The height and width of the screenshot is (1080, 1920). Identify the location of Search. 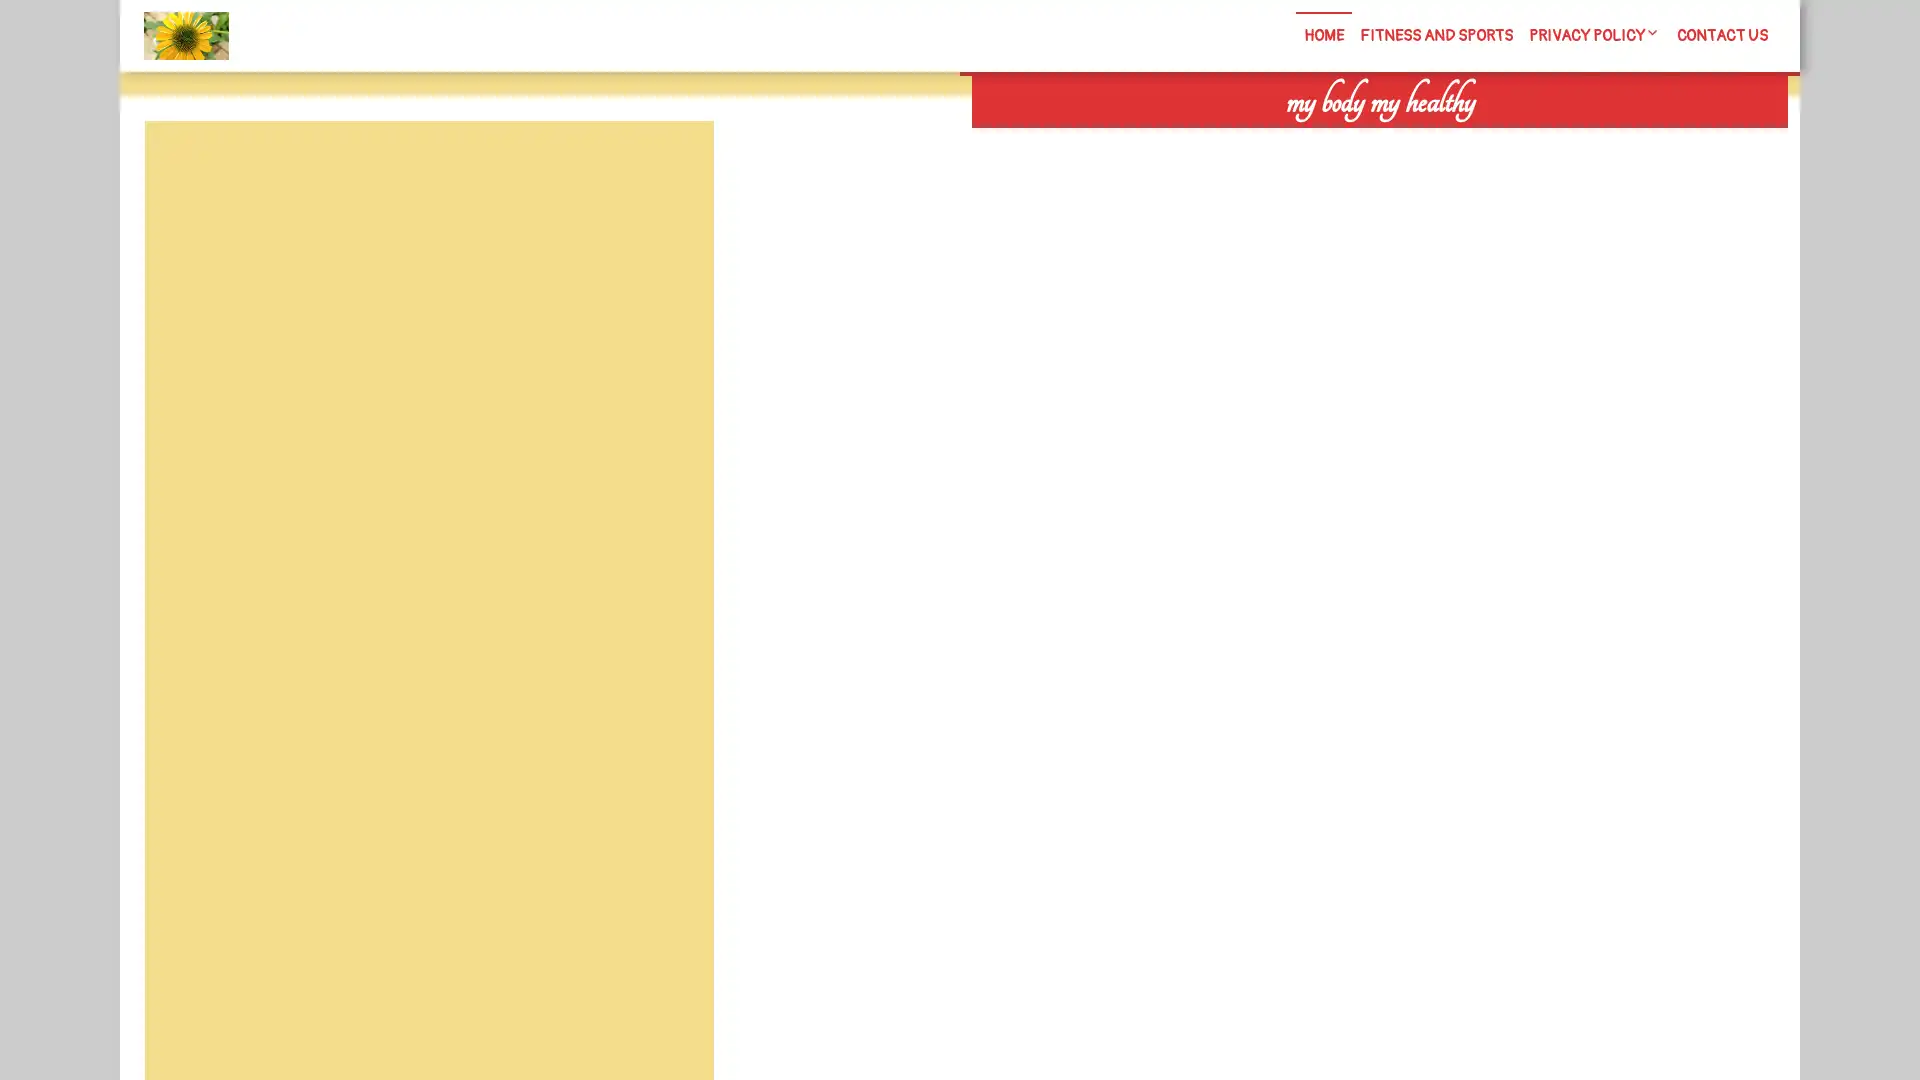
(1557, 140).